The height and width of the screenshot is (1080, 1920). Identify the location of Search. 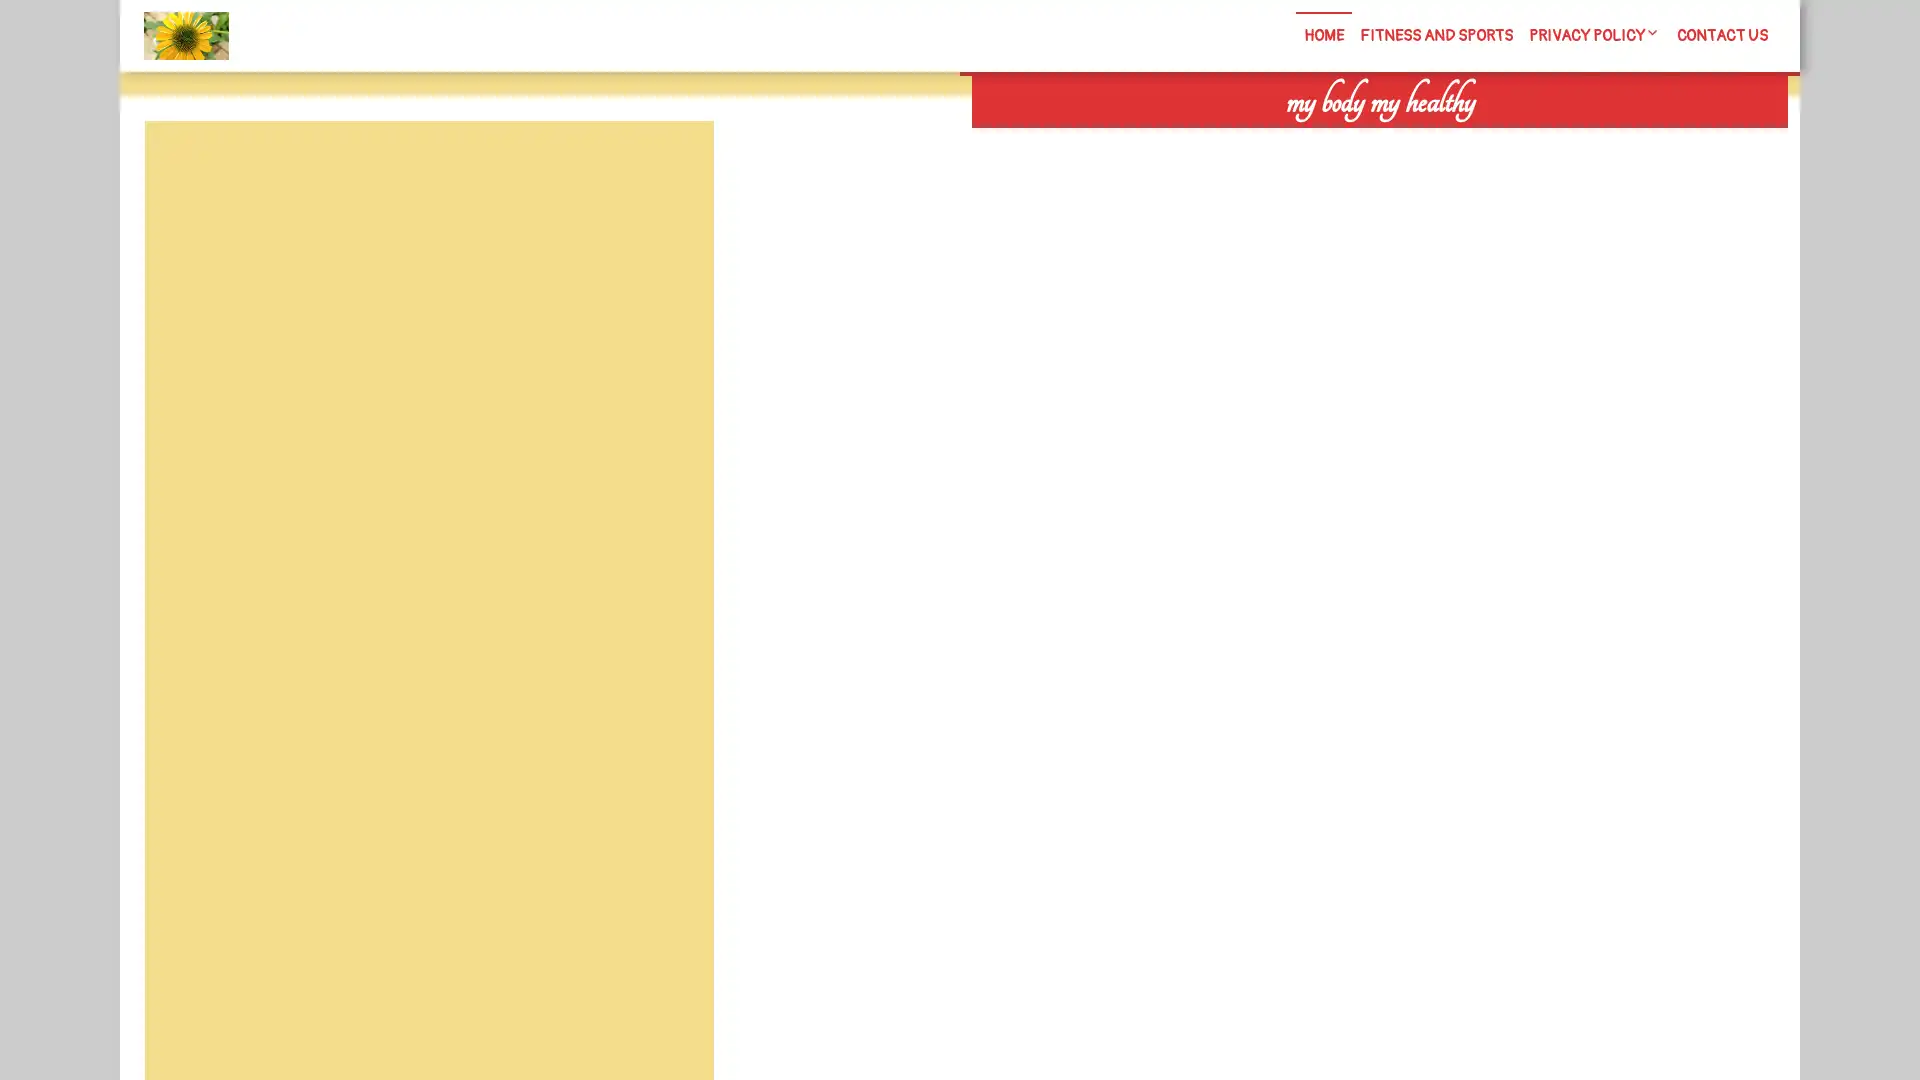
(1557, 140).